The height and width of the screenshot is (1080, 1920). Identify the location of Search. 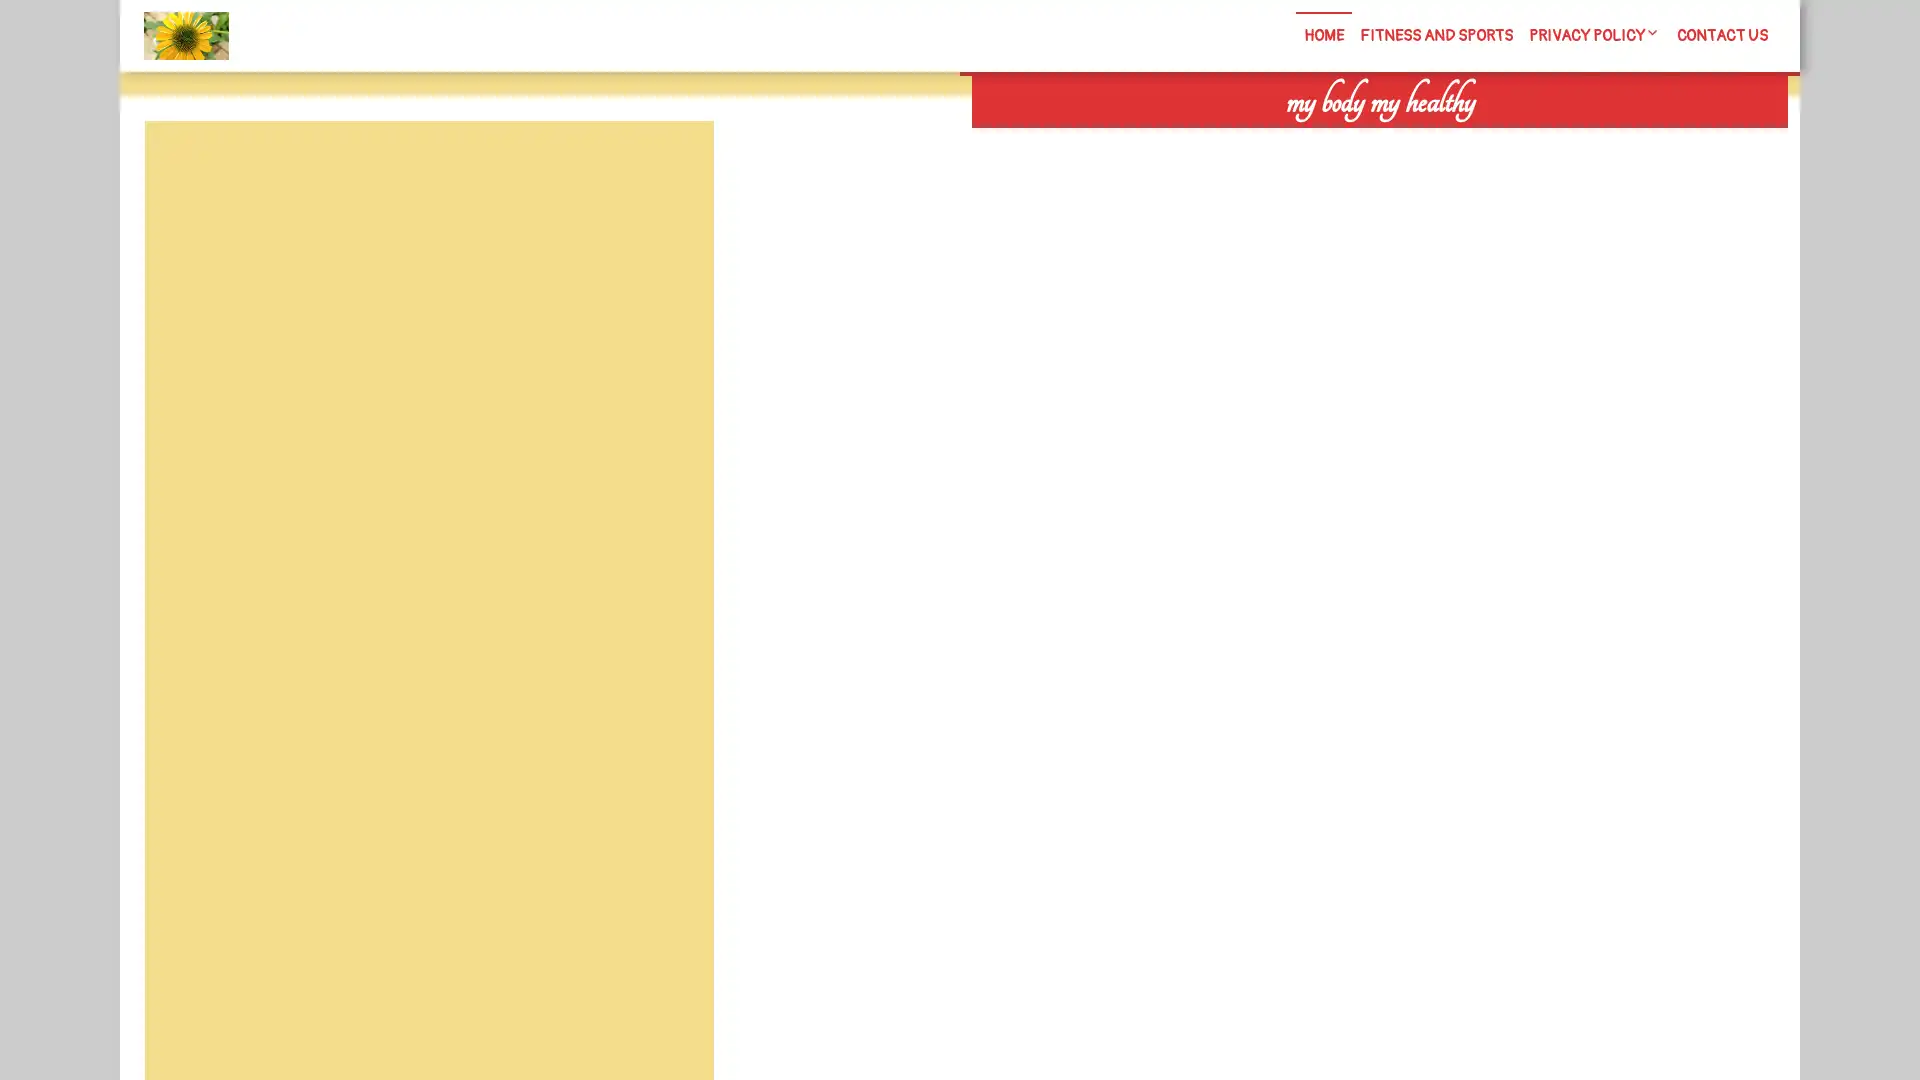
(1557, 140).